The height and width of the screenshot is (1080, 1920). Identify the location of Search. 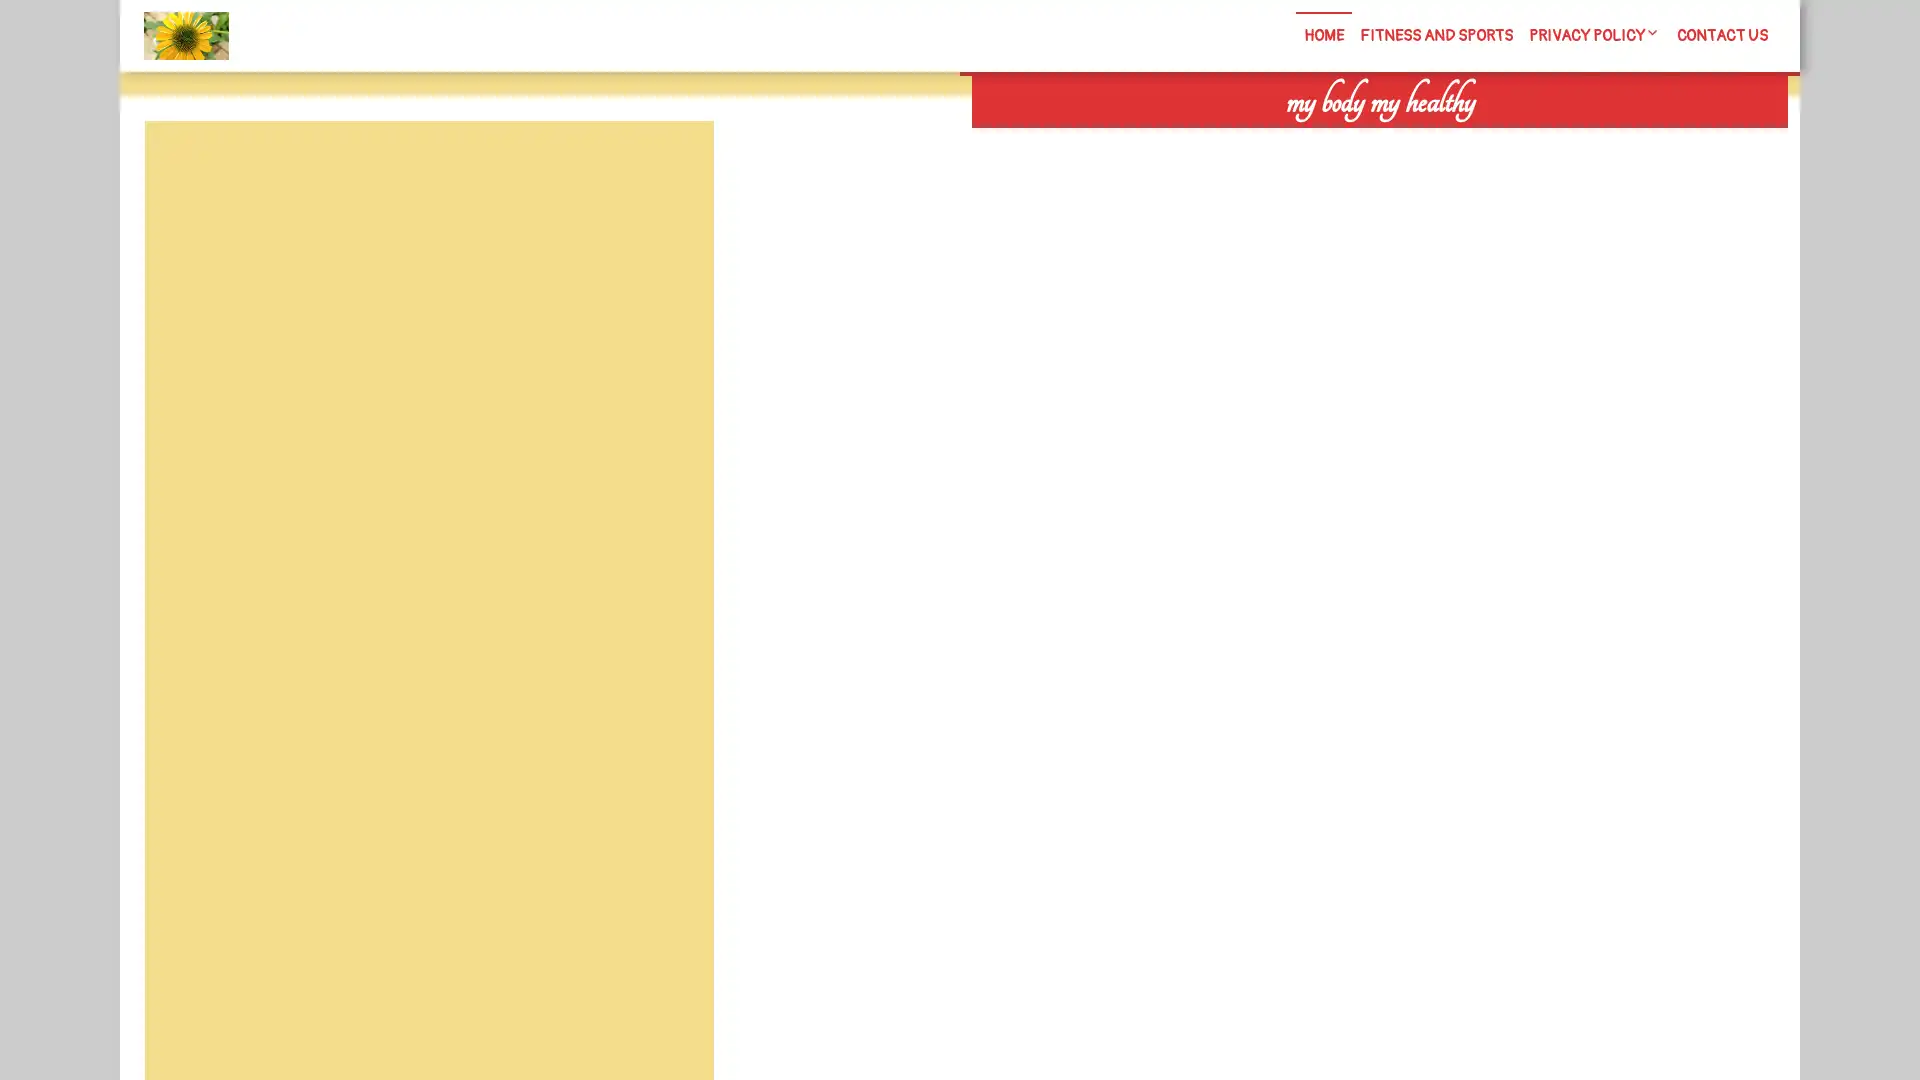
(1557, 140).